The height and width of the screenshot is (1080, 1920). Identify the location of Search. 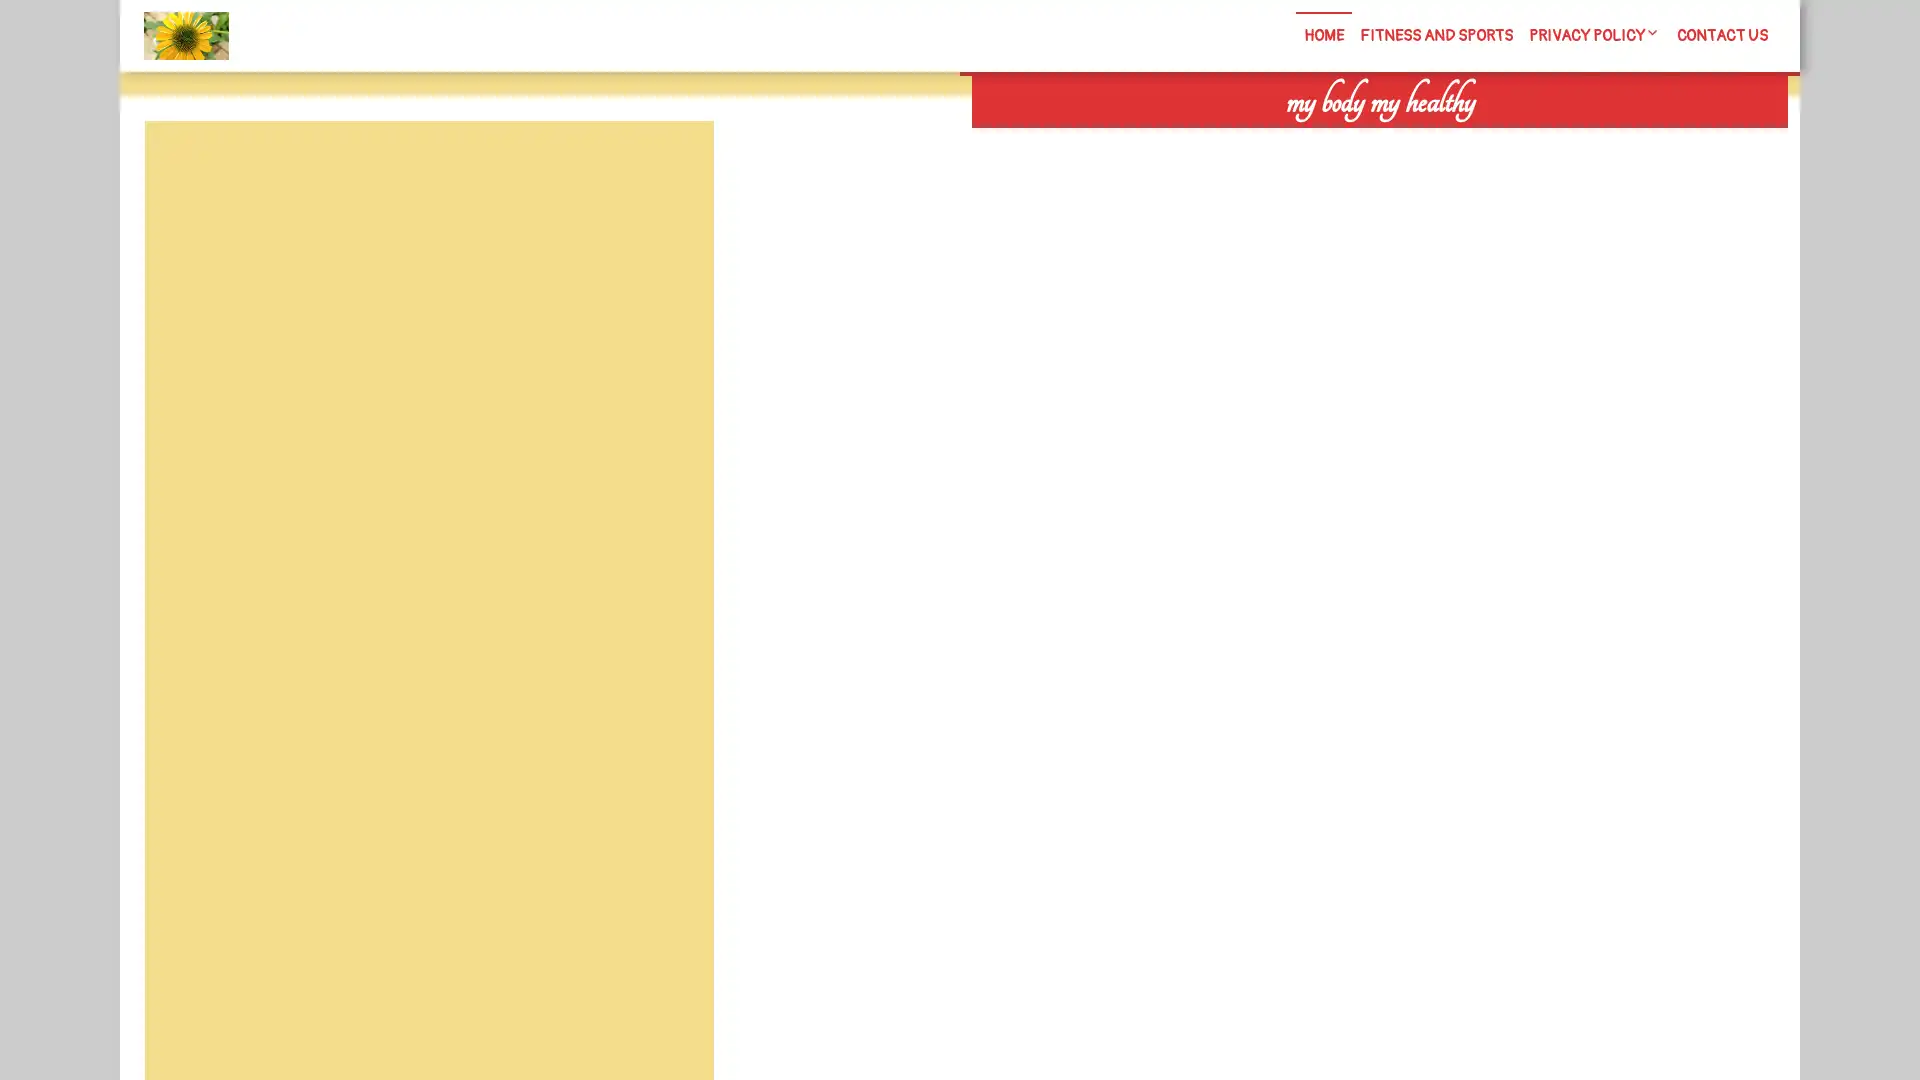
(1557, 140).